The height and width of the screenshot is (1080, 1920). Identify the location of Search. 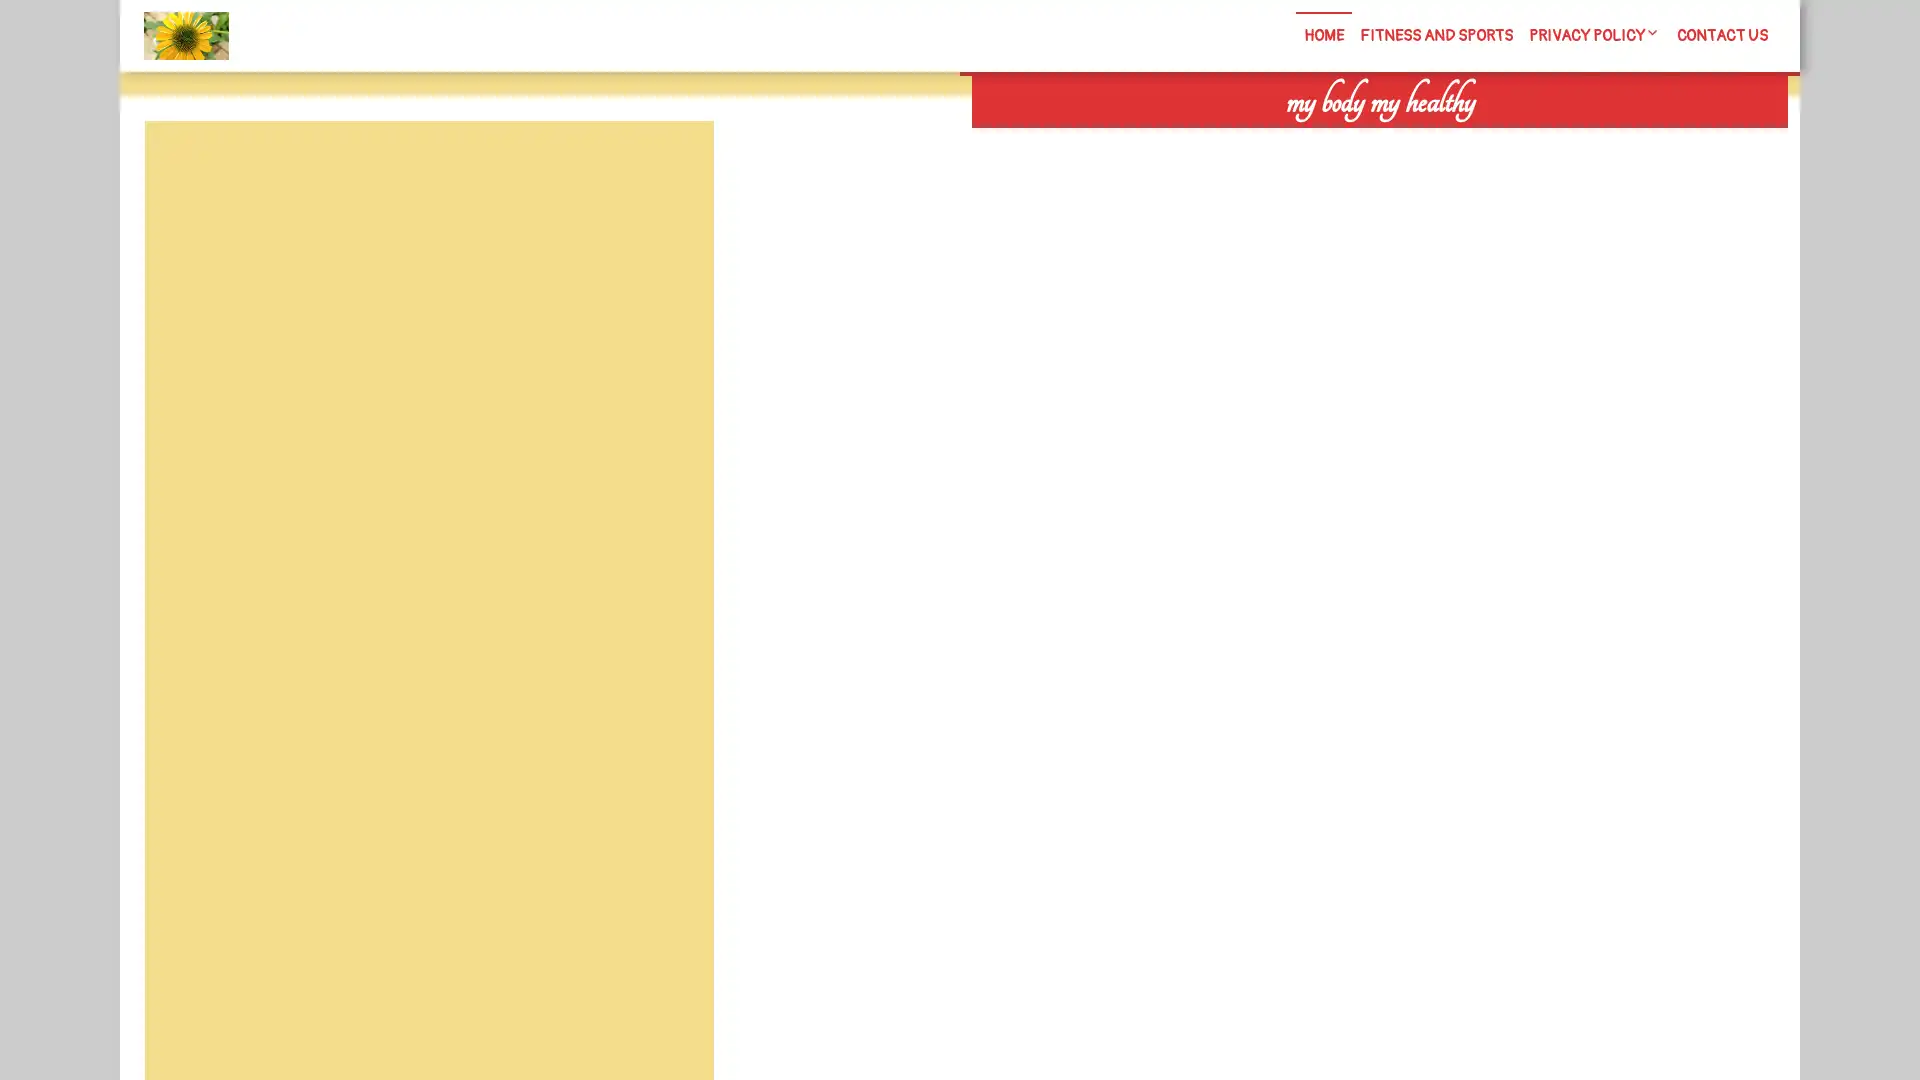
(1557, 140).